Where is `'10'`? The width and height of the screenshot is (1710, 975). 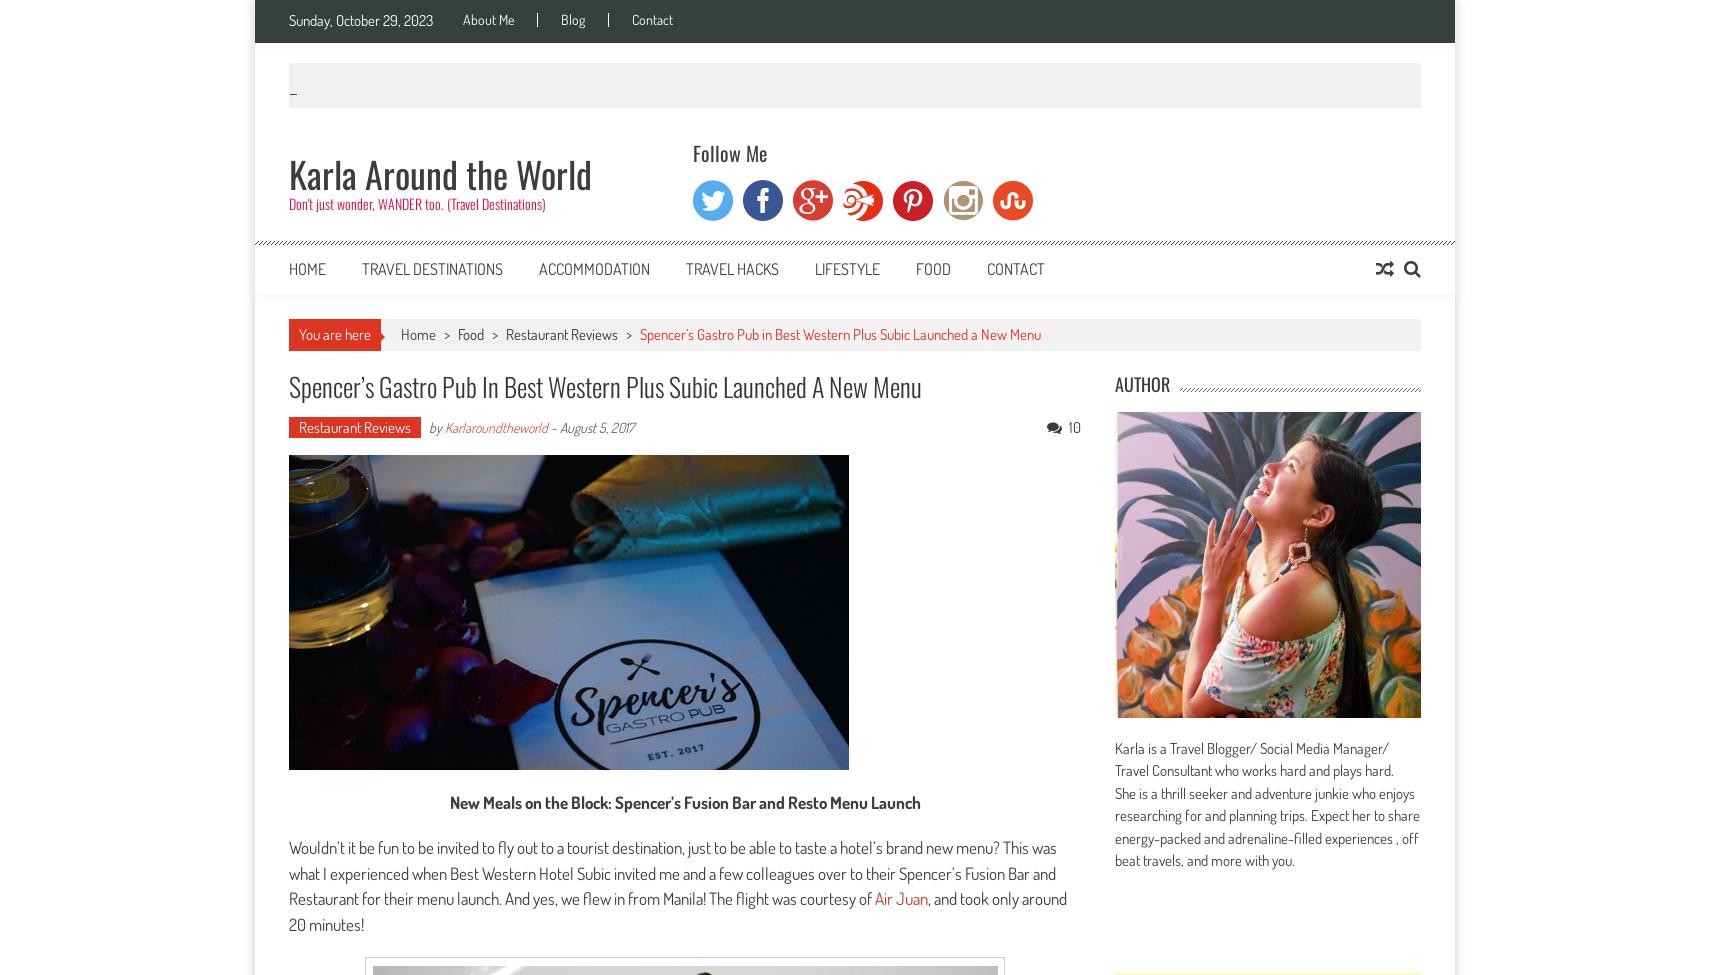 '10' is located at coordinates (1074, 427).